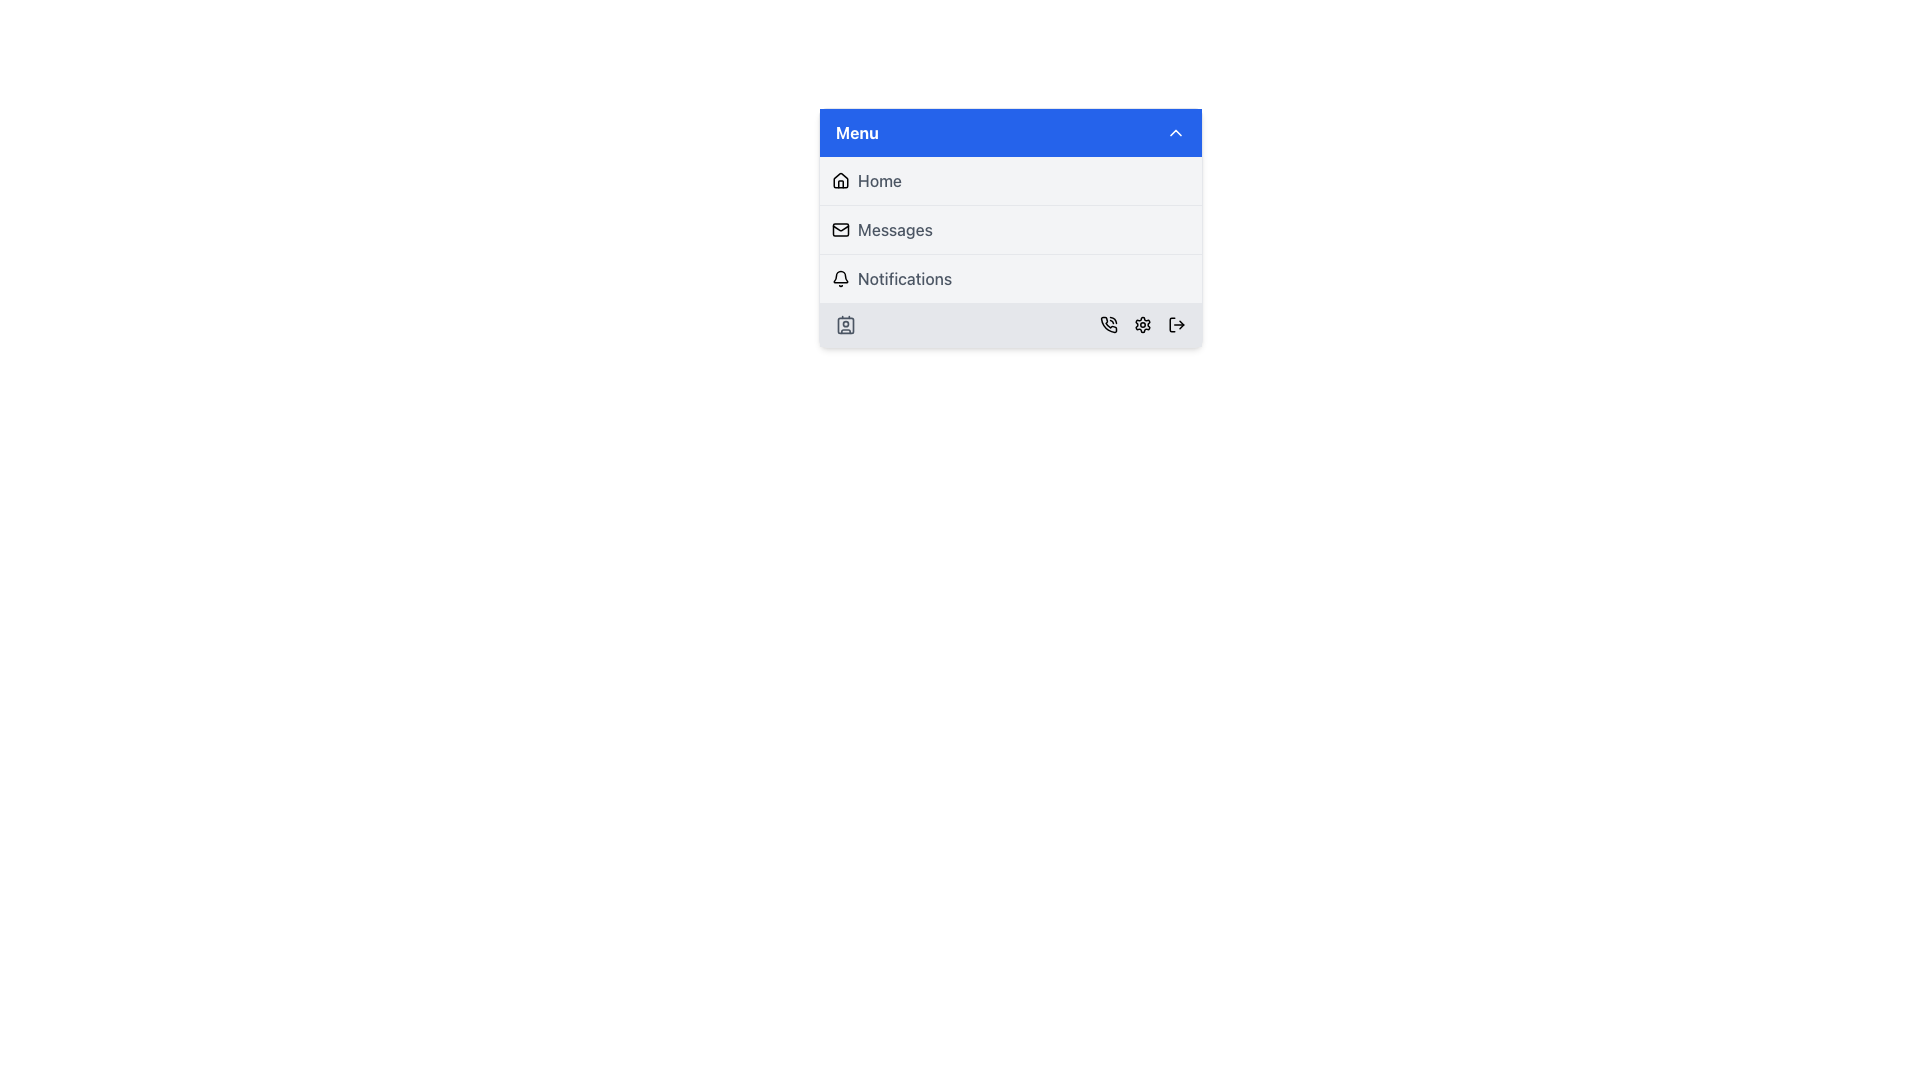 This screenshot has height=1080, width=1920. I want to click on the top left segment of the phone call icon within the menu interface, which features a classic phone symbol and radiating waves indicating a call signal, so click(1107, 323).